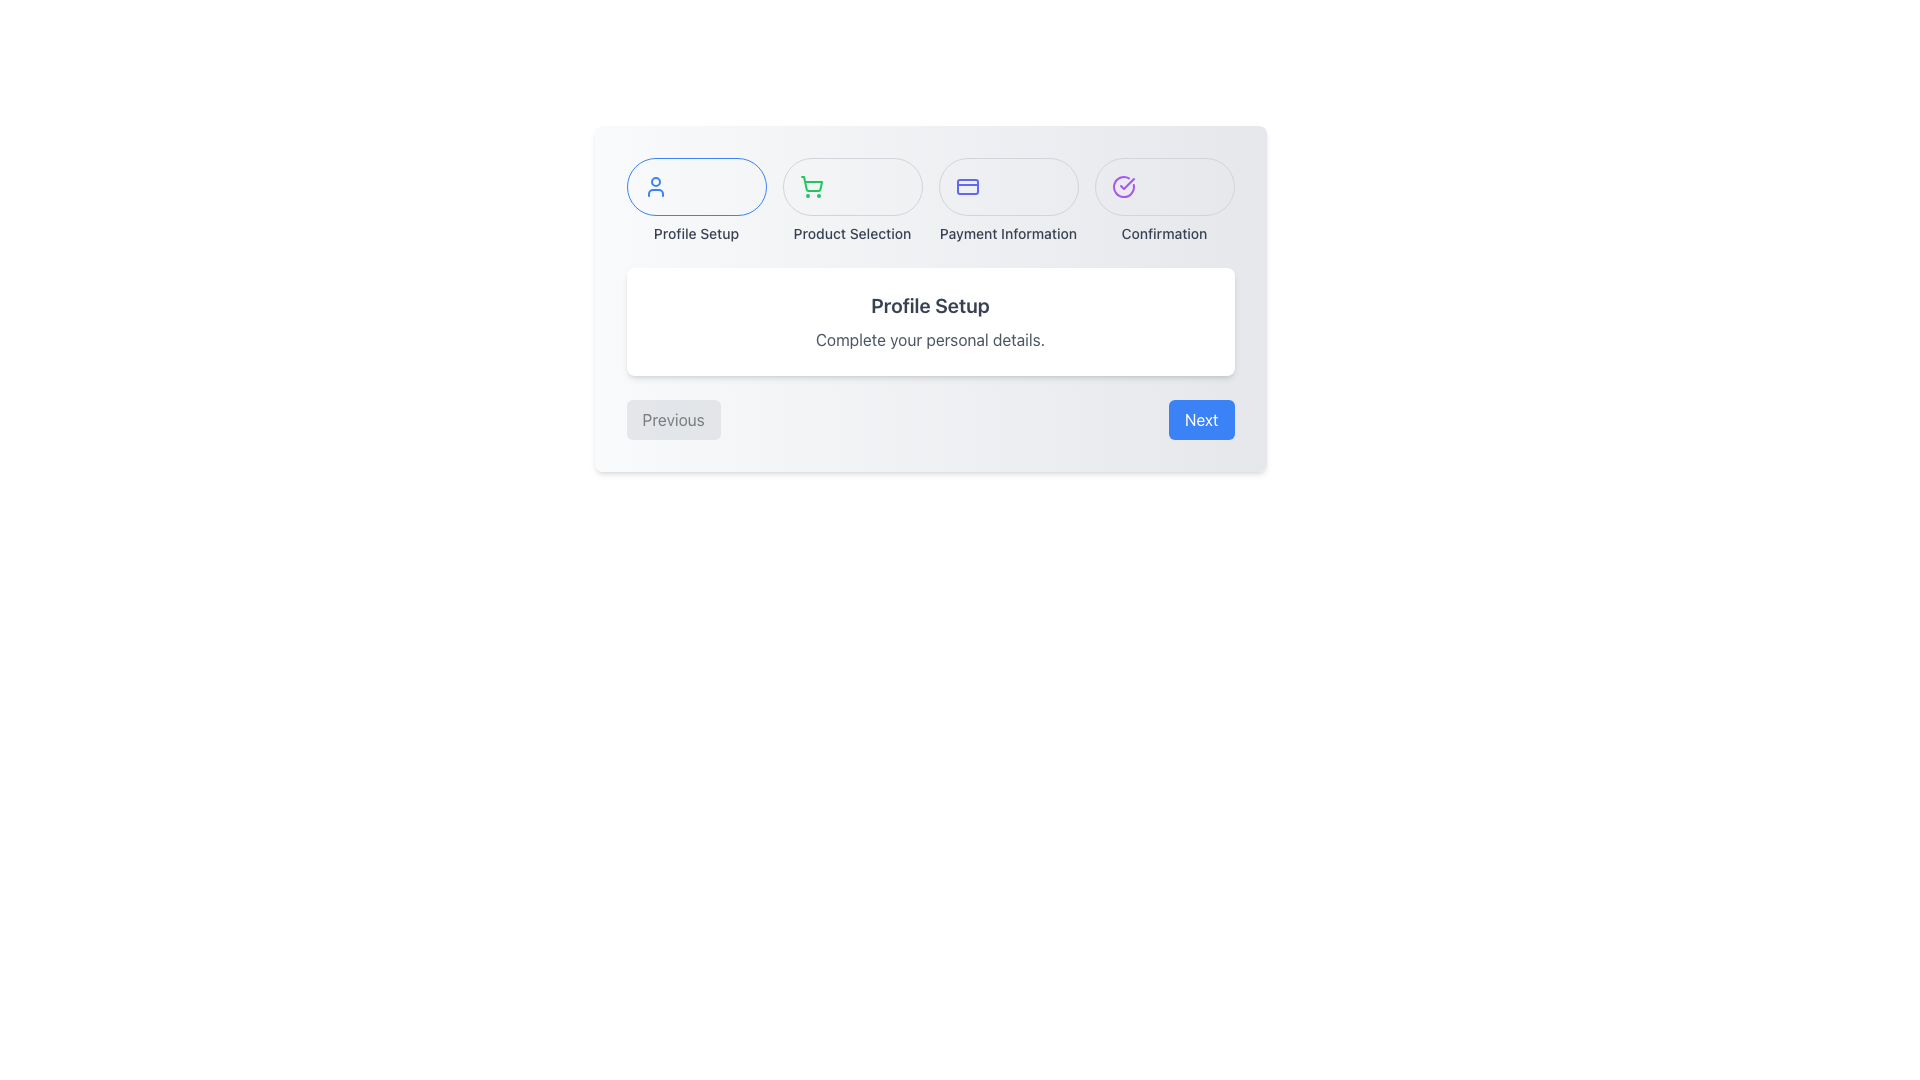  Describe the element at coordinates (811, 186) in the screenshot. I see `the 'Product Selection' icon, which is the second icon in the horizontal sequence of navigation icons at the top of the interface` at that location.